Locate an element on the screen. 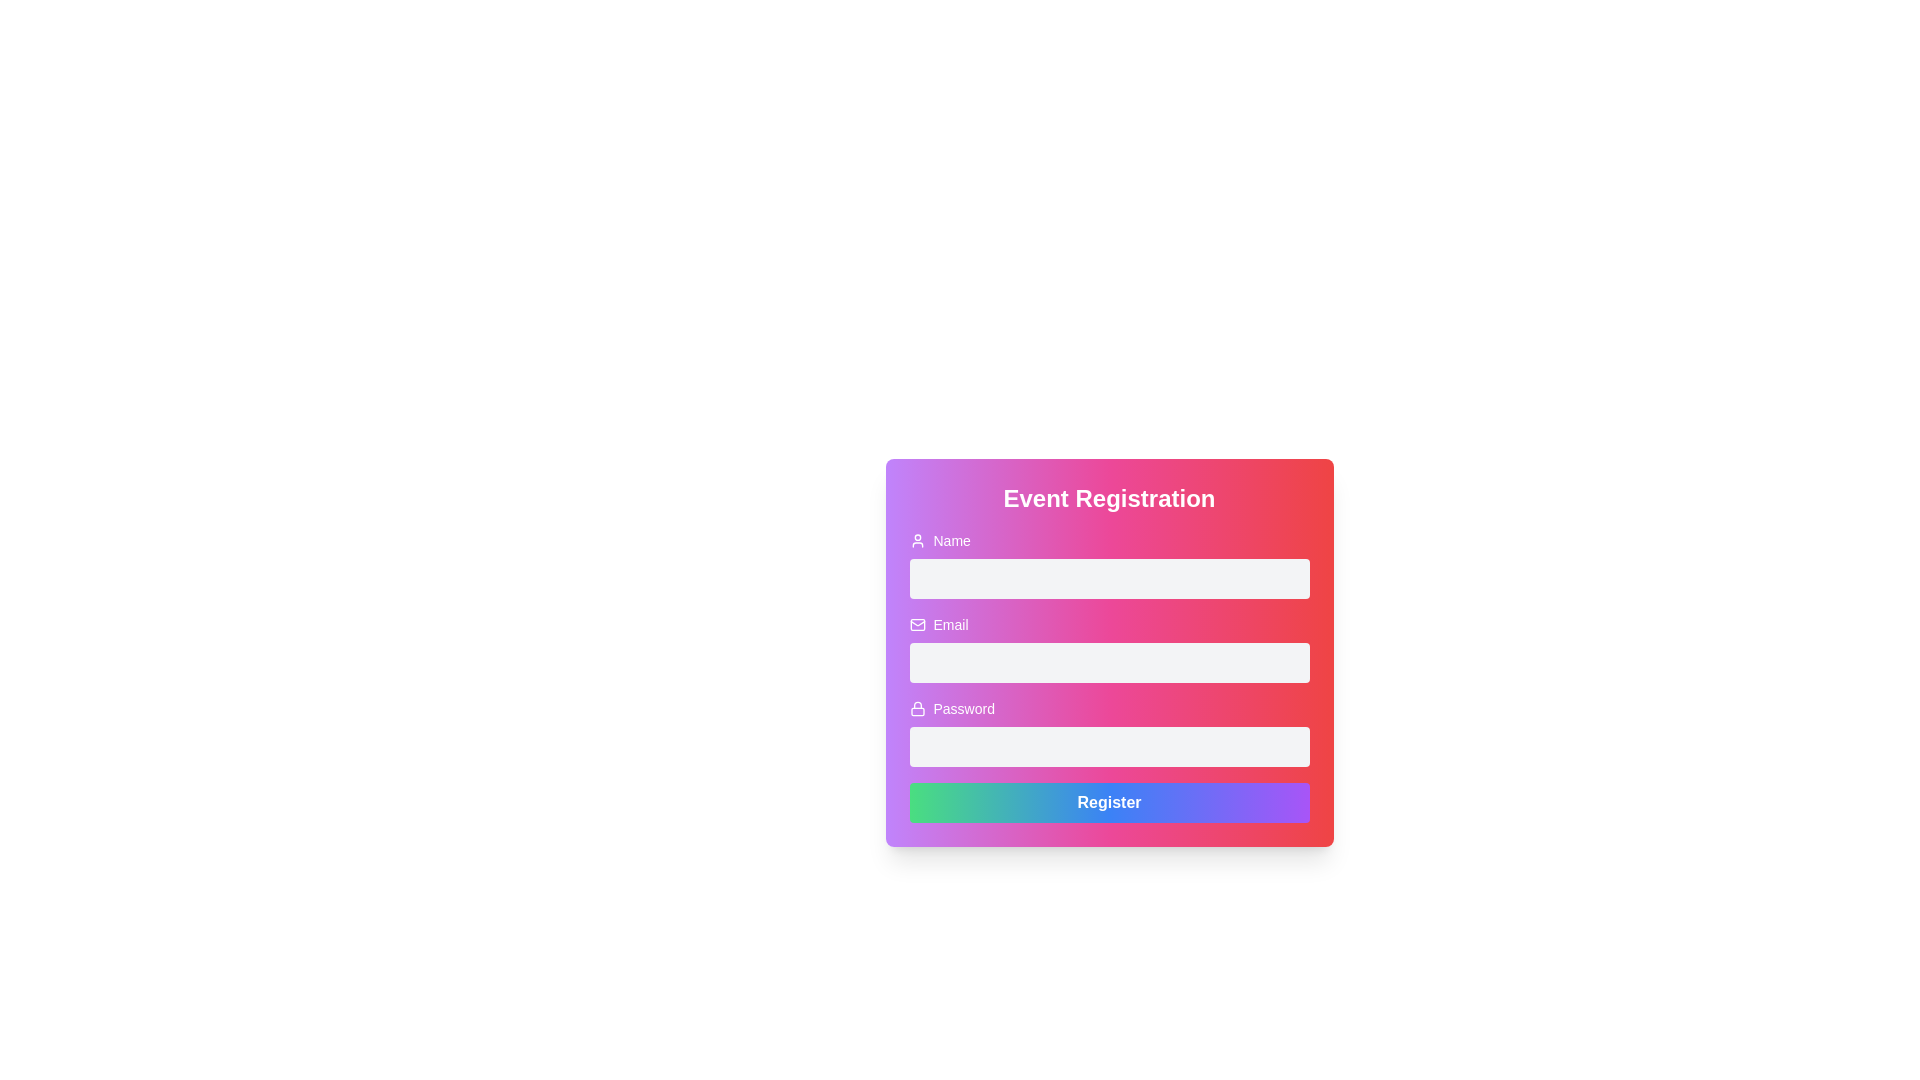 This screenshot has height=1080, width=1920. the user icon, which is a small outline drawing of a person styled in white on a pinkish-purple background, located to the left of the text 'Name' in the 'Event Registration' panel is located at coordinates (916, 540).